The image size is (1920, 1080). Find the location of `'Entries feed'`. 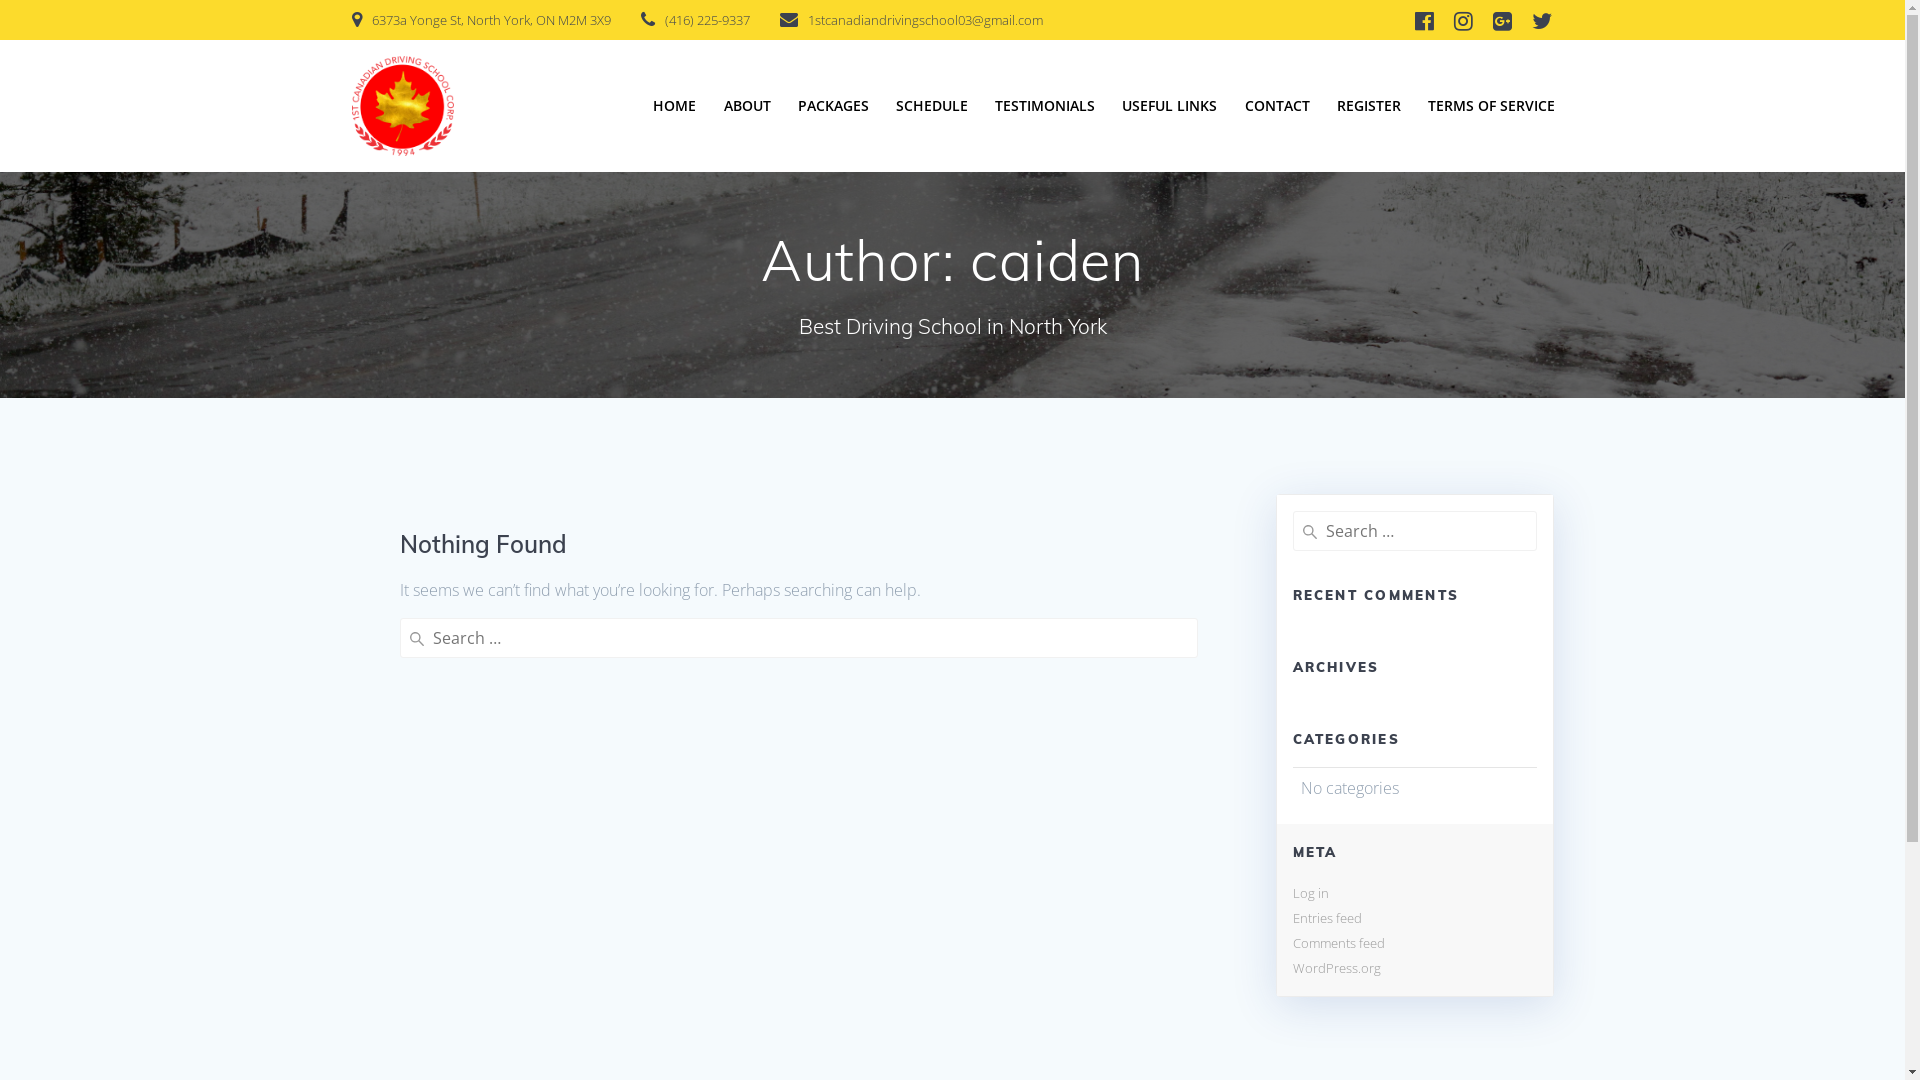

'Entries feed' is located at coordinates (1326, 918).